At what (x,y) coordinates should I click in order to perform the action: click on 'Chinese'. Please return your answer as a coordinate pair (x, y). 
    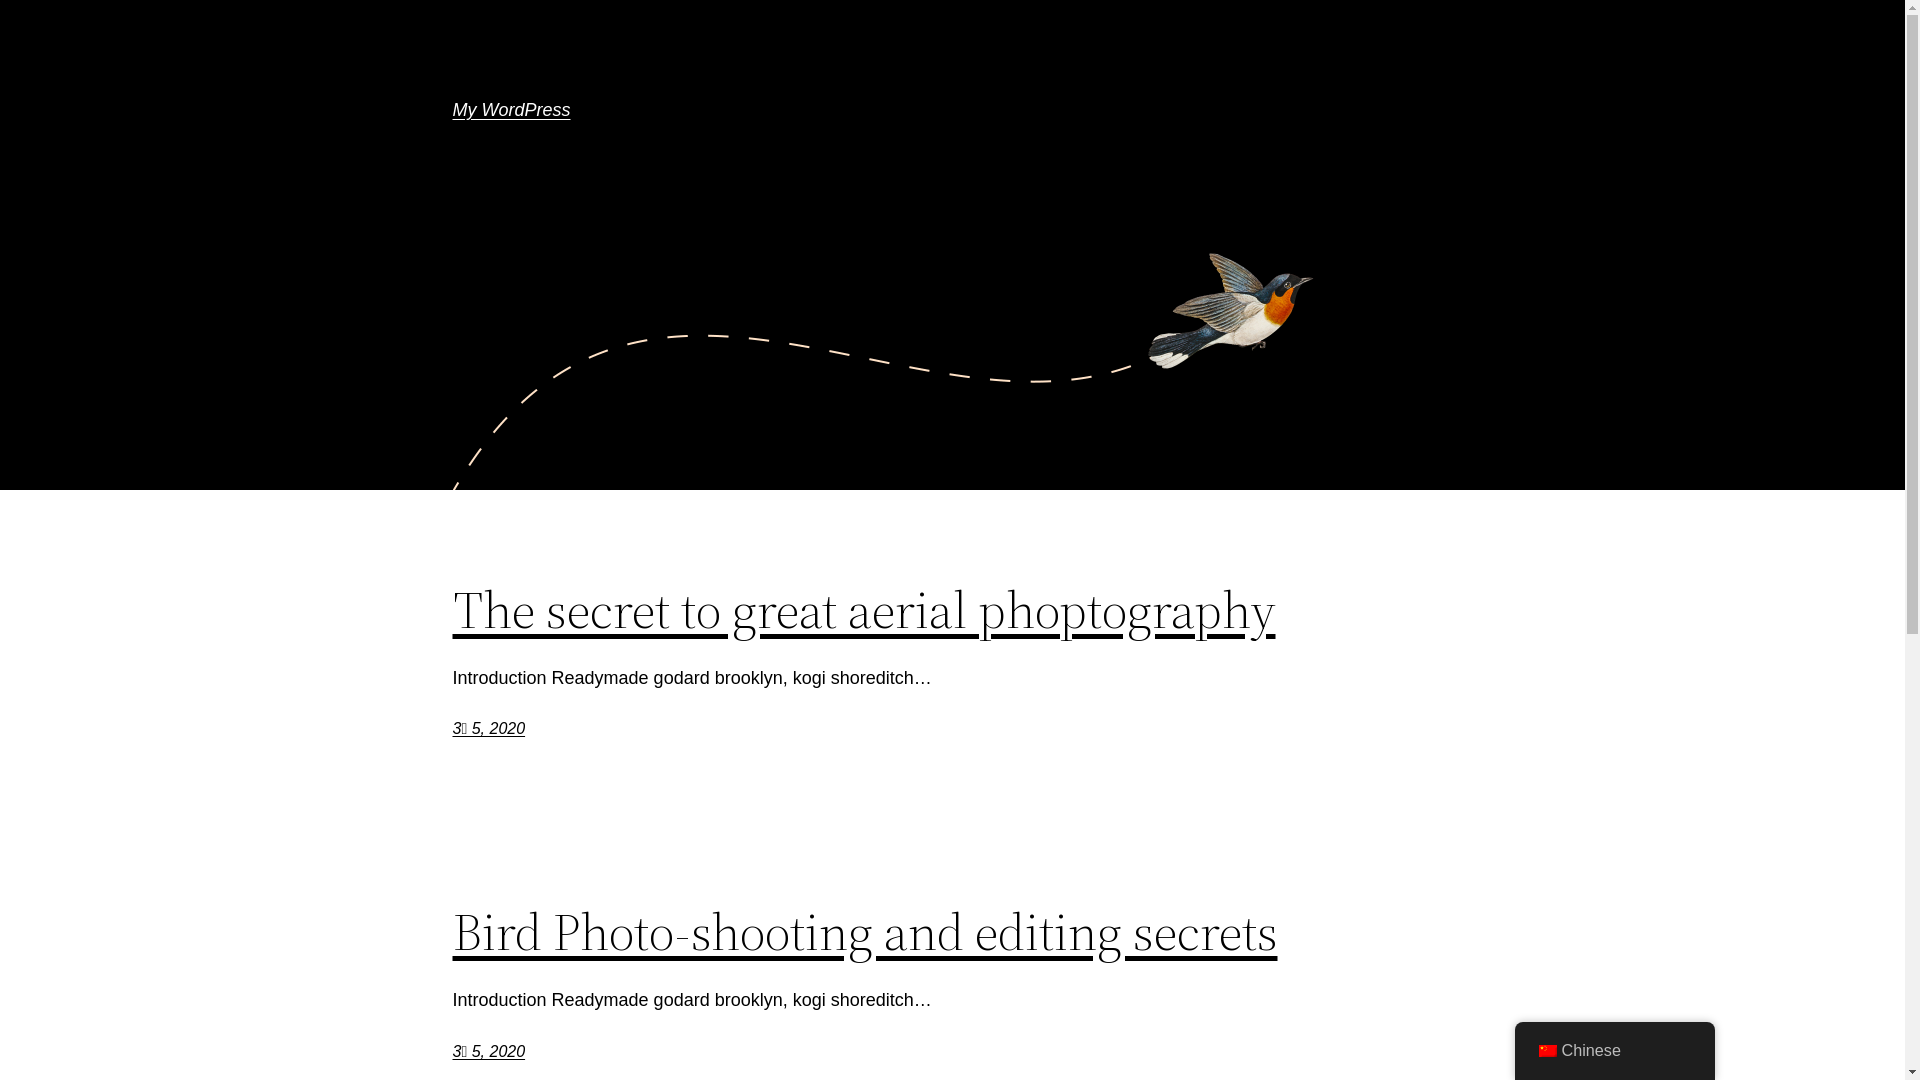
    Looking at the image, I should click on (1545, 1049).